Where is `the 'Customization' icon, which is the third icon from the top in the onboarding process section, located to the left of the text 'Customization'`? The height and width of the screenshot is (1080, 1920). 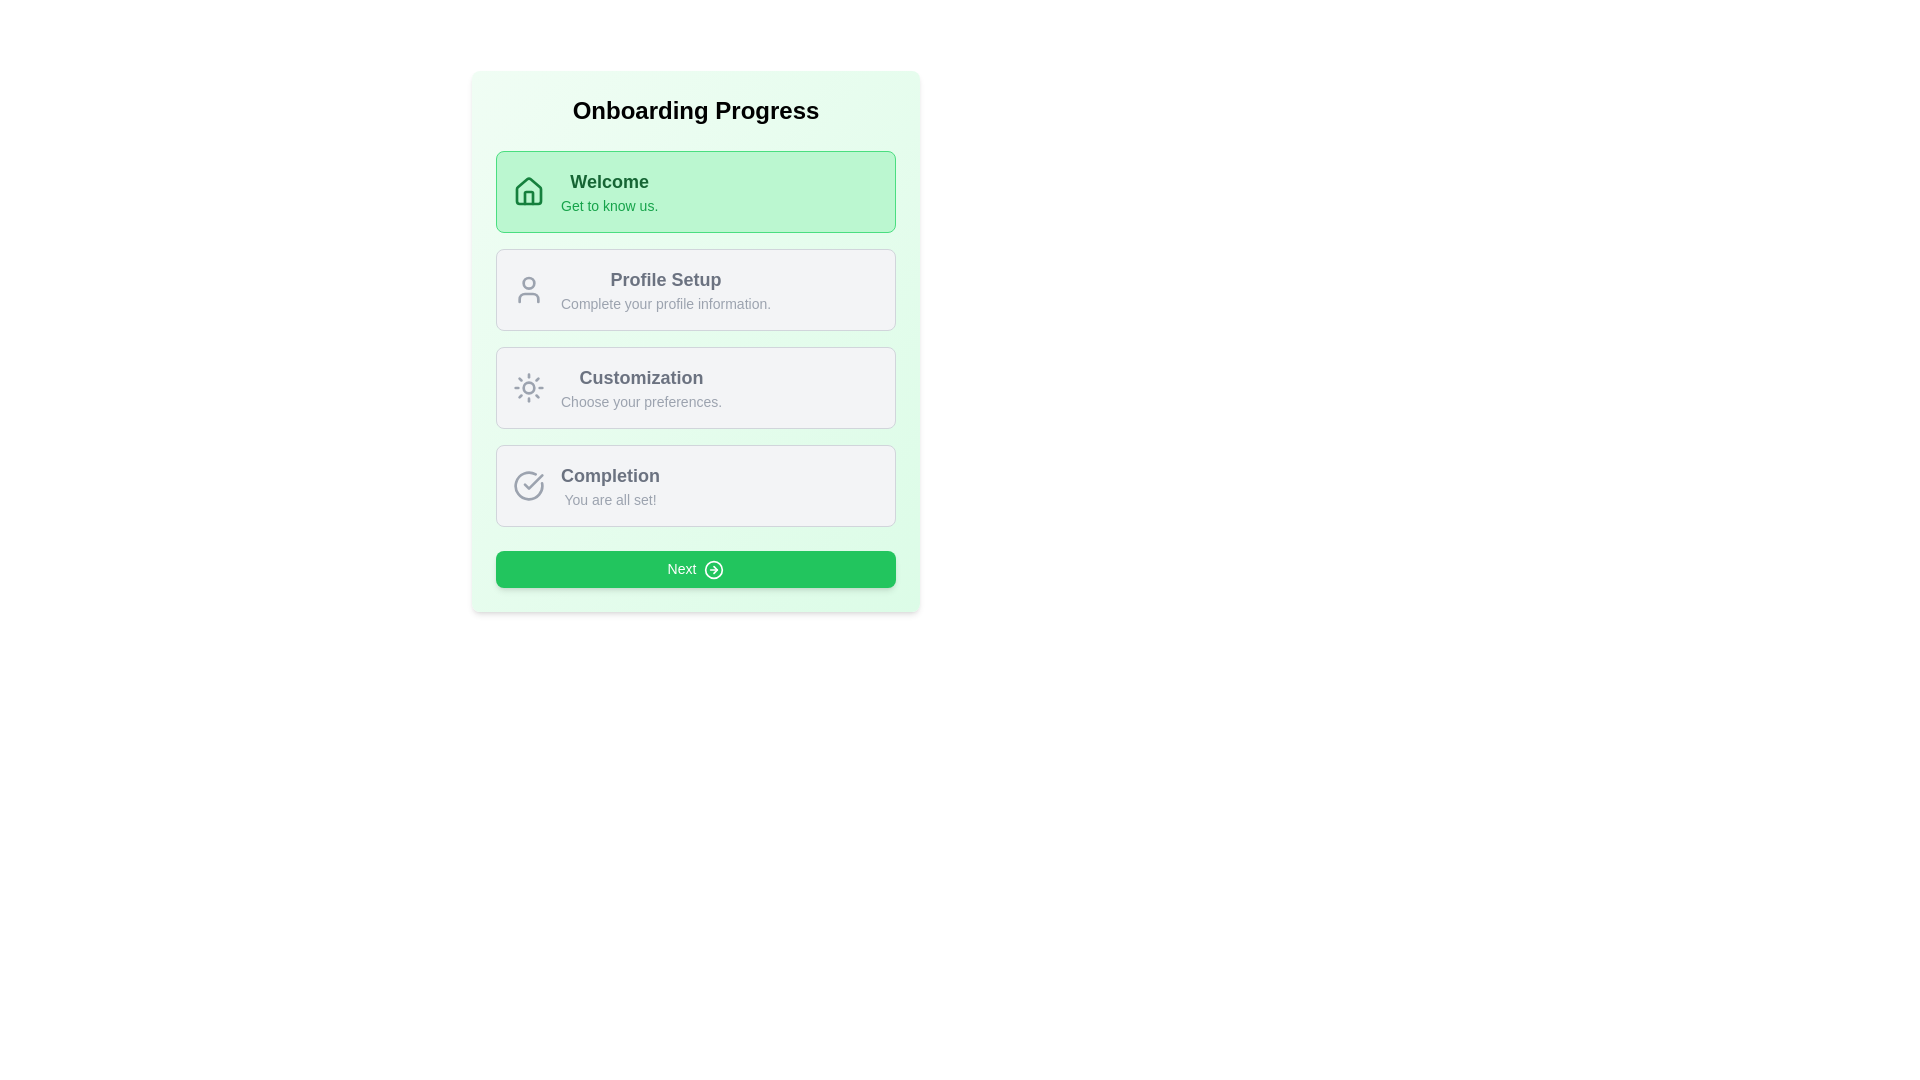 the 'Customization' icon, which is the third icon from the top in the onboarding process section, located to the left of the text 'Customization' is located at coordinates (528, 388).